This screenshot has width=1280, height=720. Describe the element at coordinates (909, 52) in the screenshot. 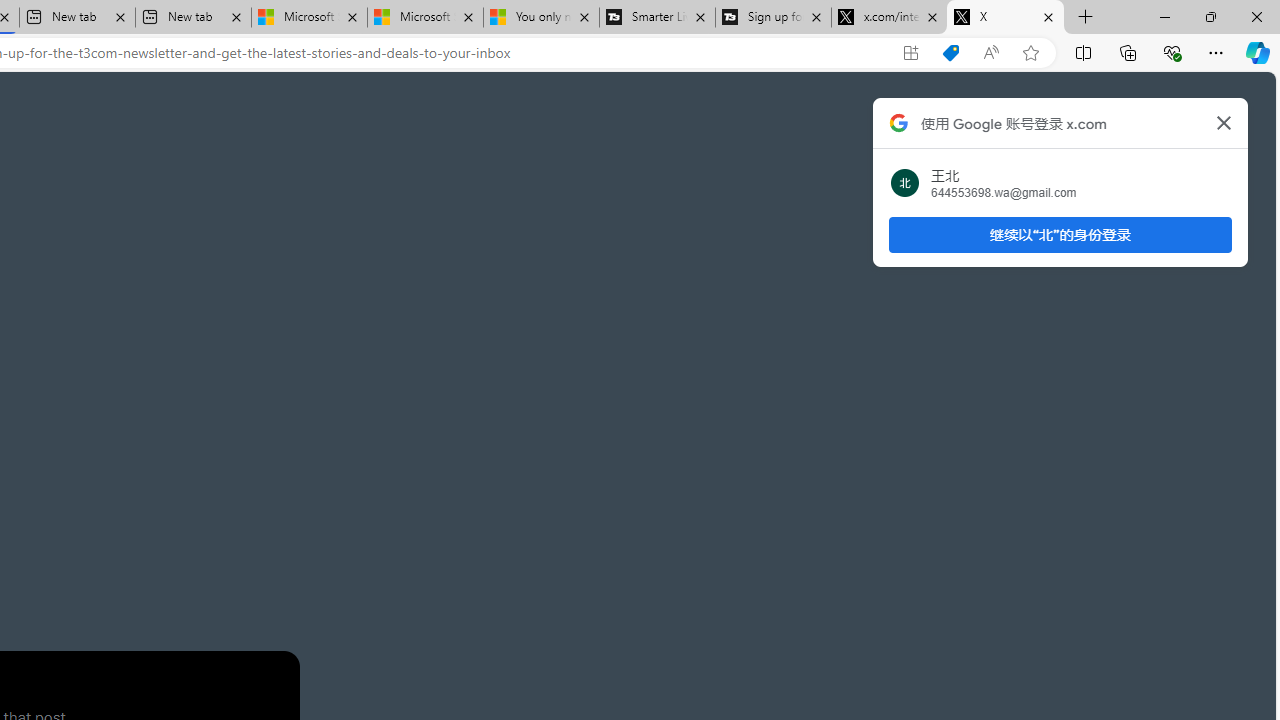

I see `'App available. Install X'` at that location.